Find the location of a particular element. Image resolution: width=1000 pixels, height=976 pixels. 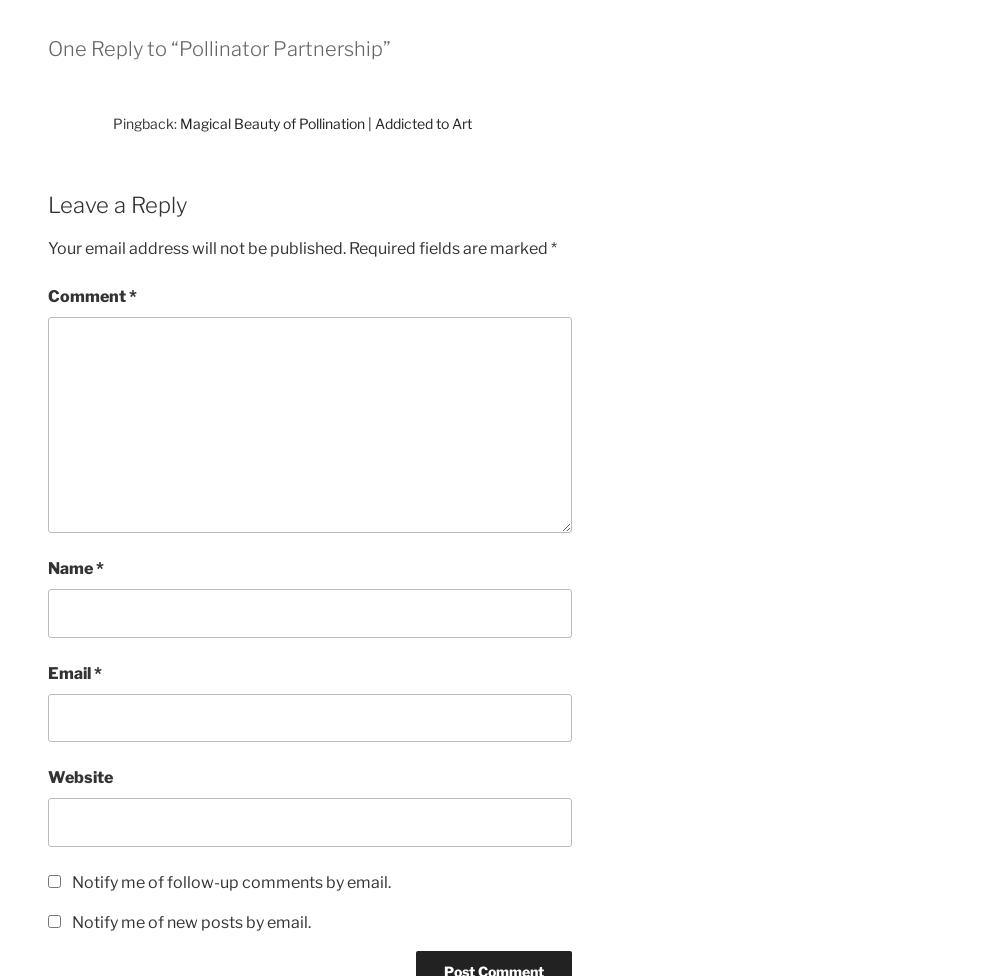

'Notify me of new posts by email.' is located at coordinates (190, 920).